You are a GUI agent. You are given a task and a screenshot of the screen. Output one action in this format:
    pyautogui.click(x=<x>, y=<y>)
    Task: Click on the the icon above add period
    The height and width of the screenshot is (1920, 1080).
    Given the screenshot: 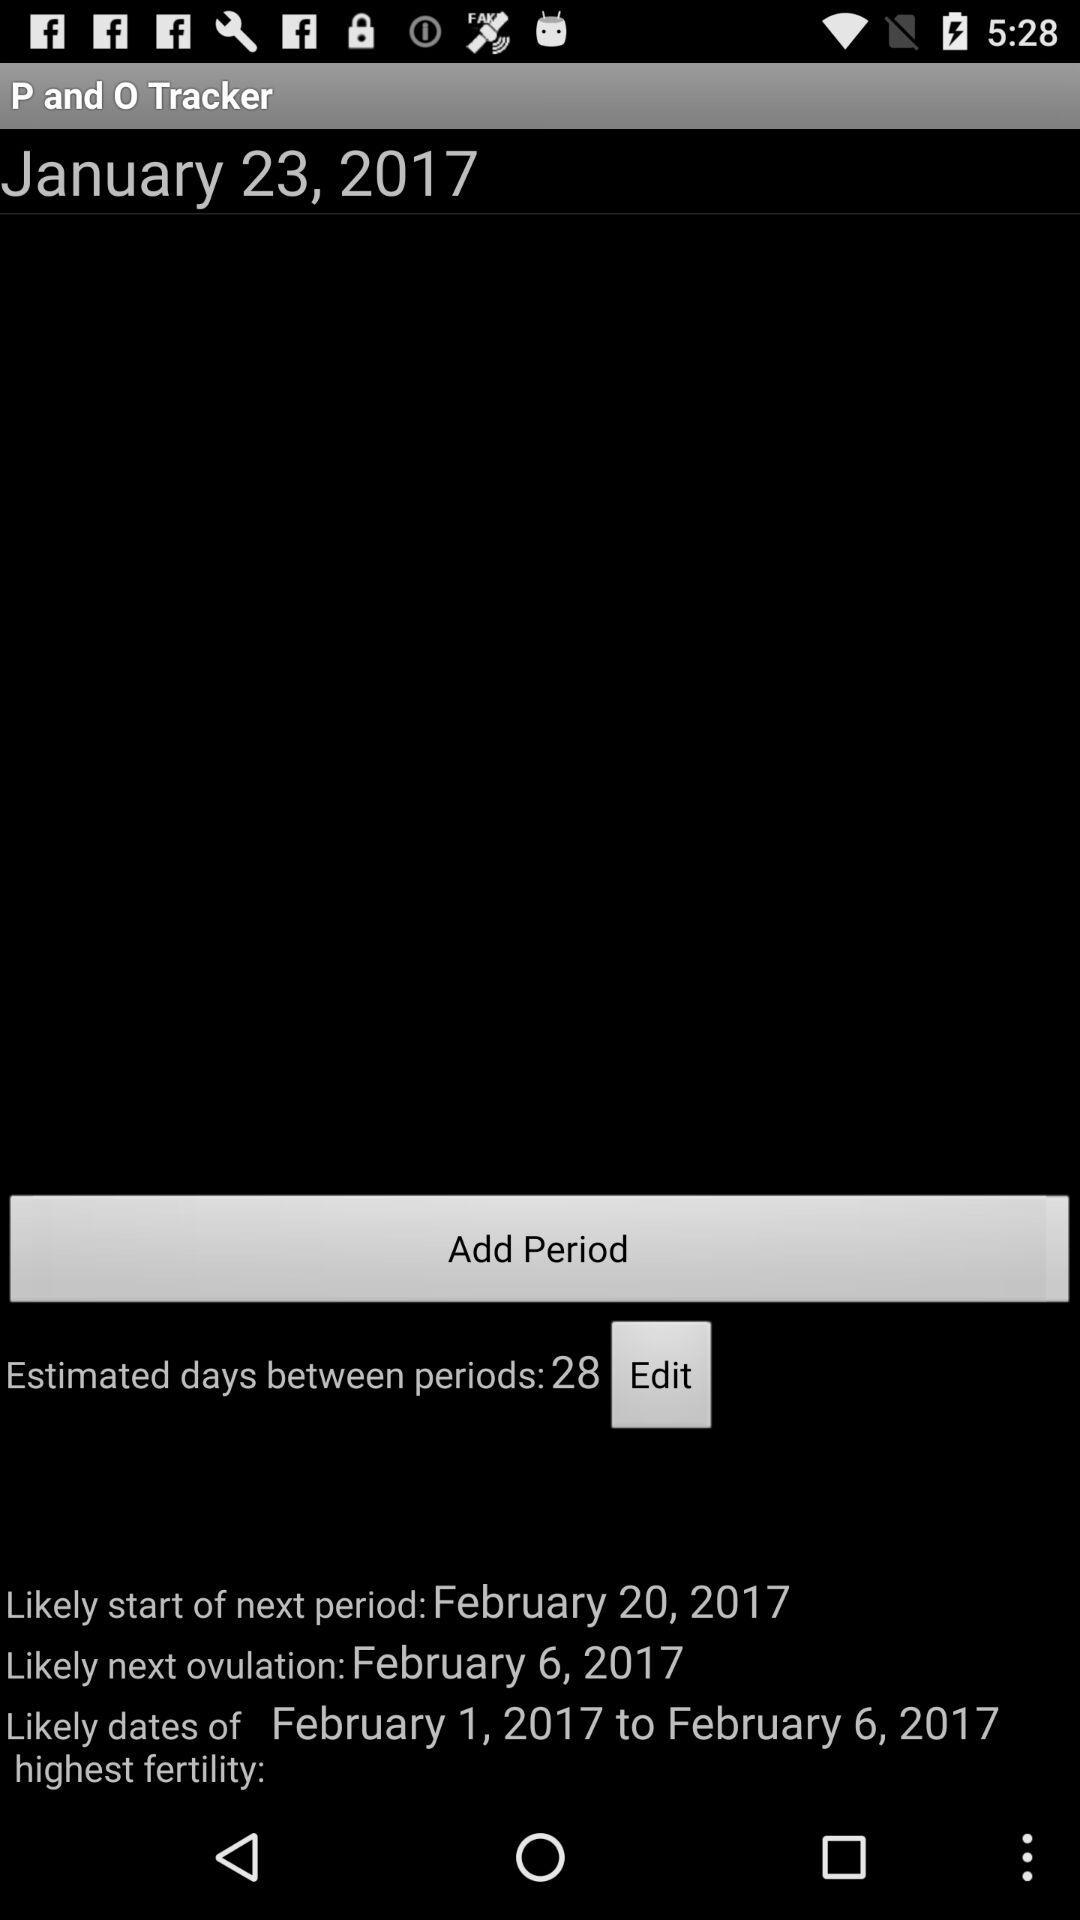 What is the action you would take?
    pyautogui.click(x=238, y=171)
    